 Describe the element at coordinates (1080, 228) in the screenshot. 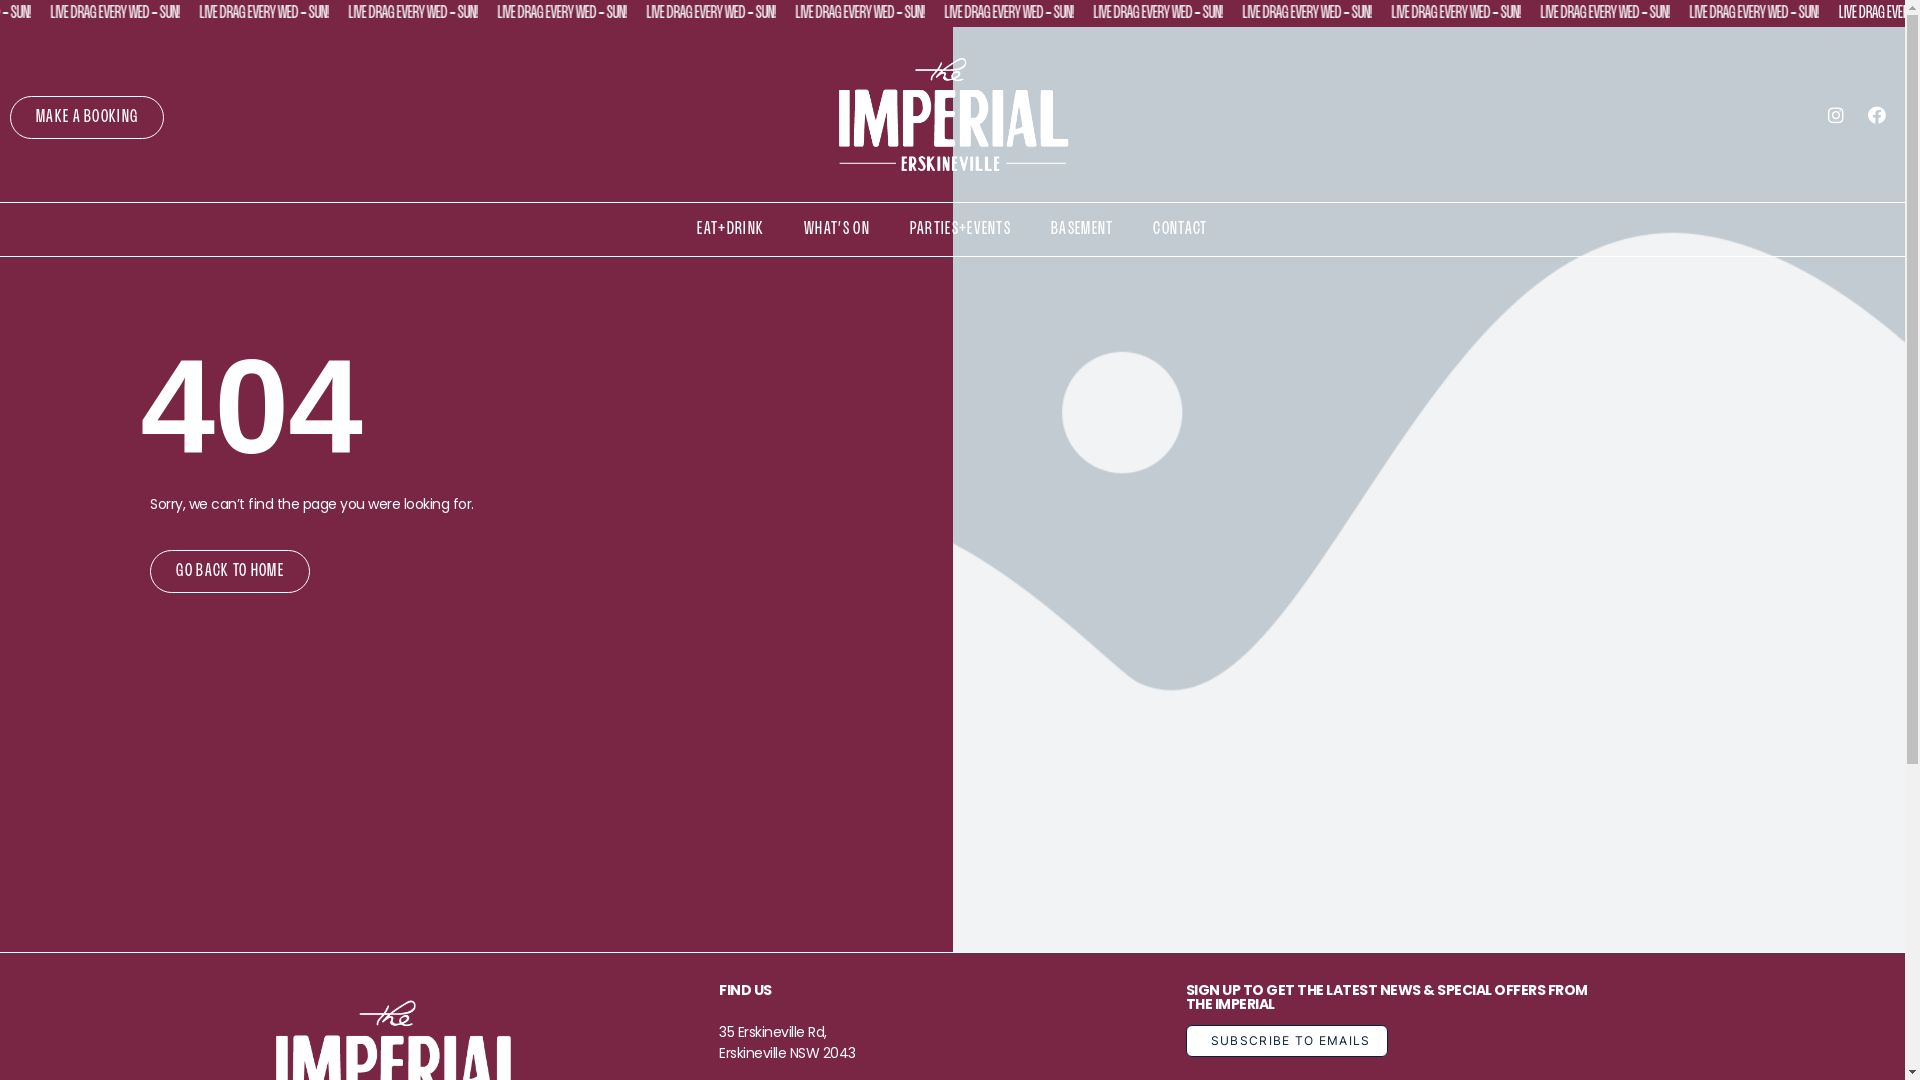

I see `'BASEMENT'` at that location.